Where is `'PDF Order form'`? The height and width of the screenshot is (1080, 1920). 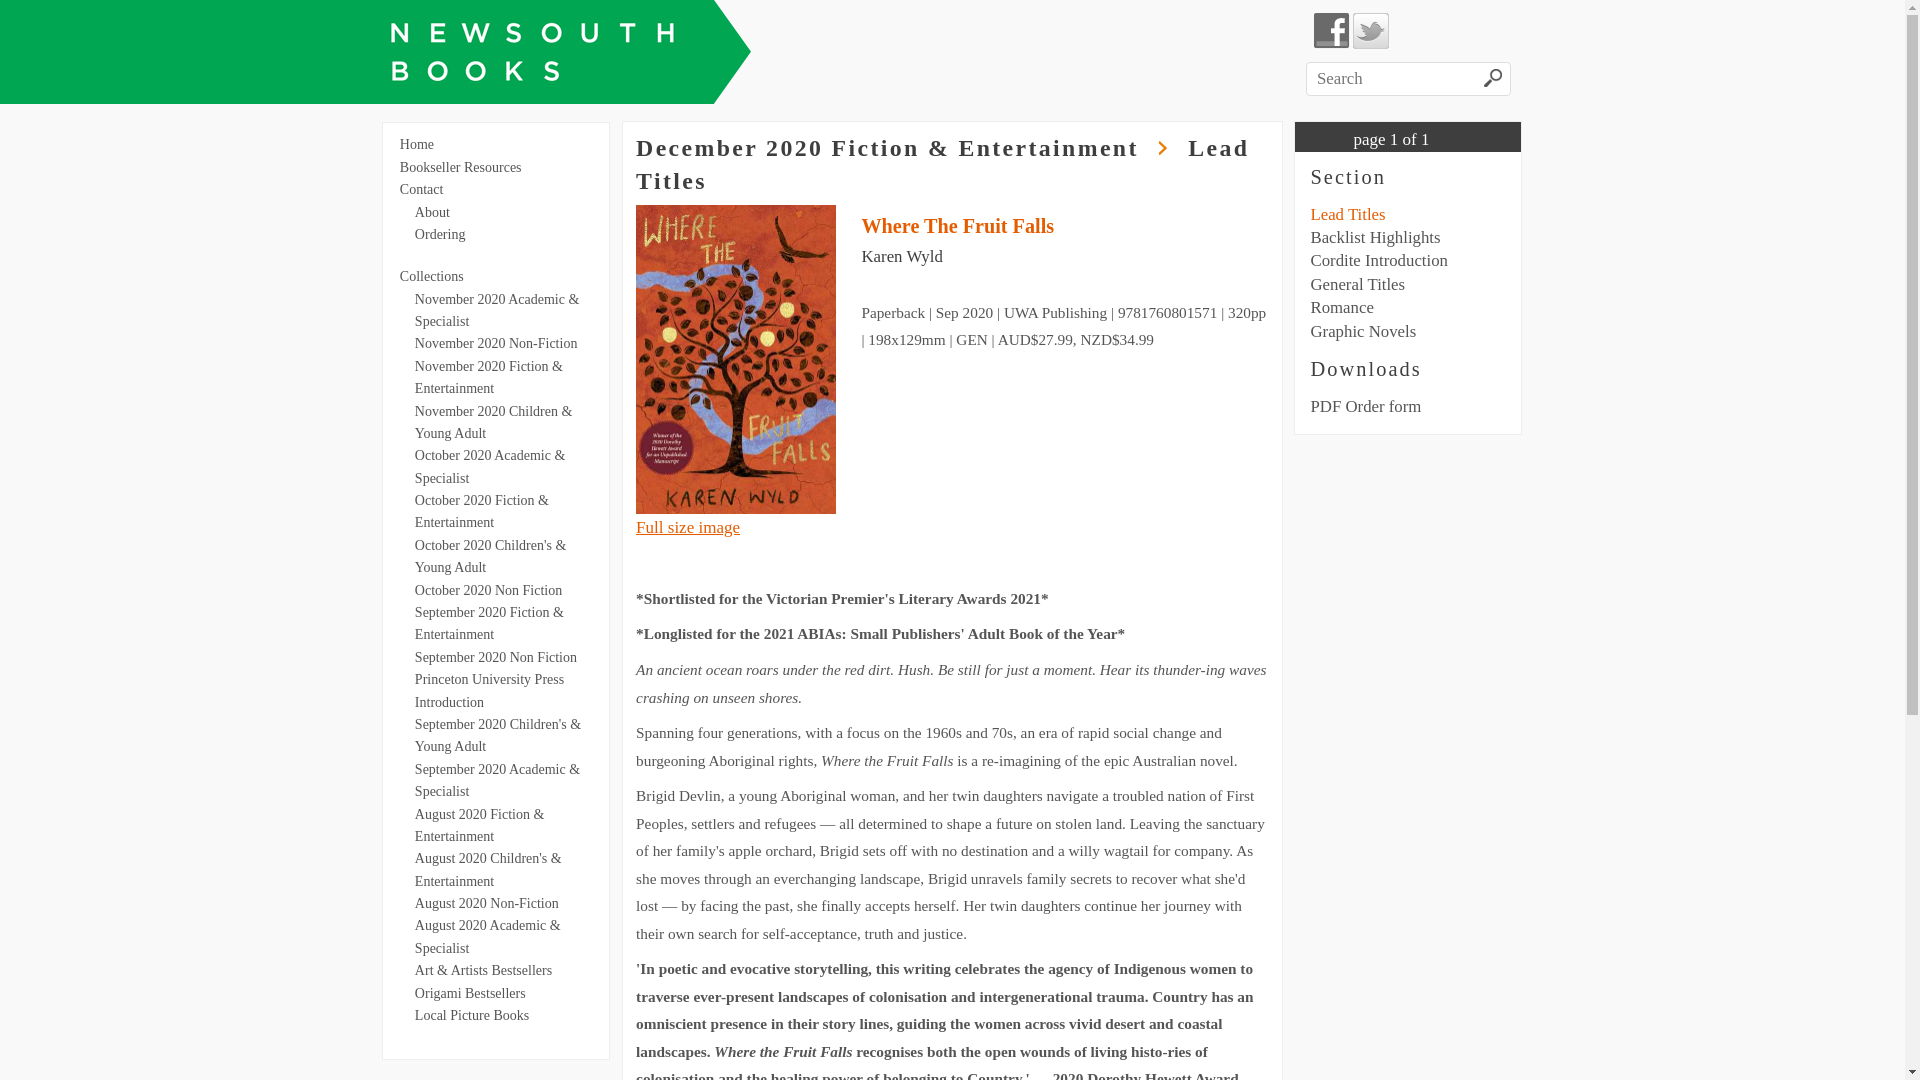
'PDF Order form' is located at coordinates (1364, 405).